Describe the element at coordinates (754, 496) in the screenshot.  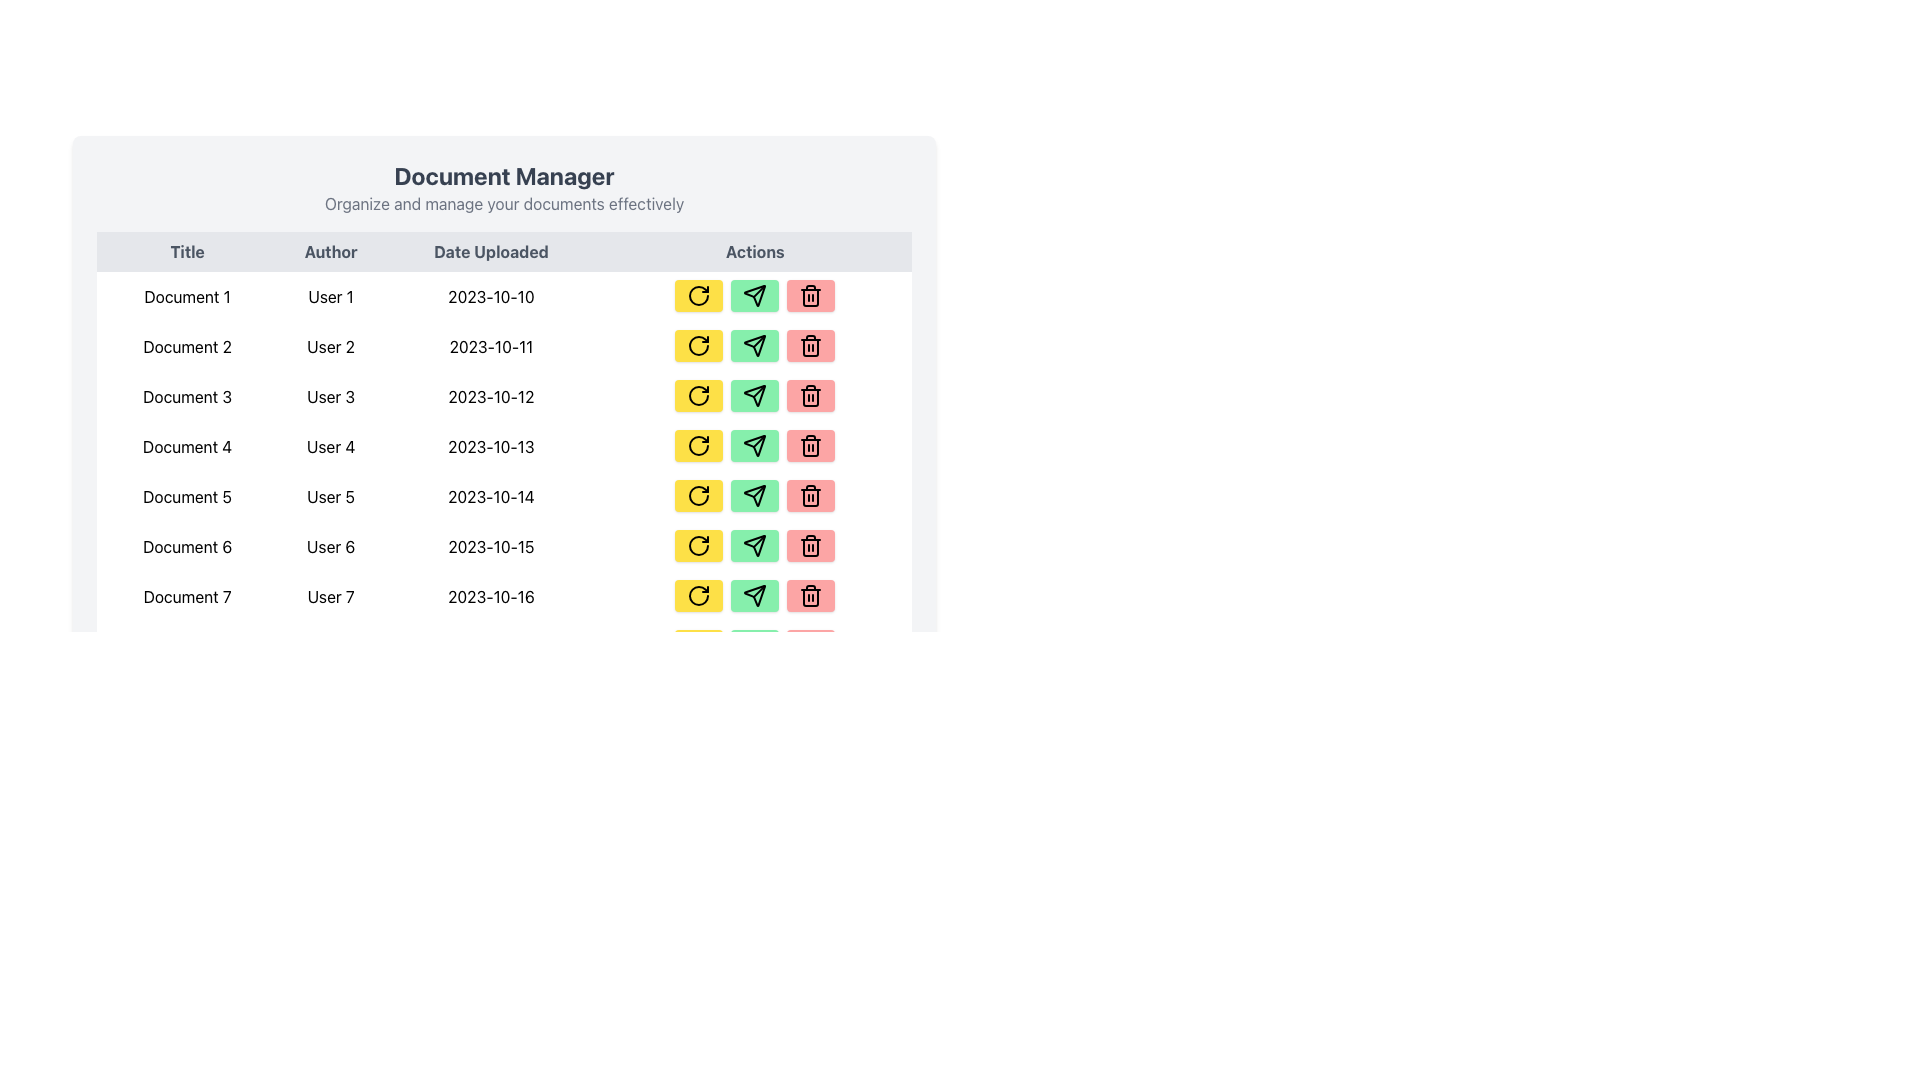
I see `the green rectangular button with a paper plane icon located in the 'Actions' column of the row for 'Document 5' and '2023-10-14'` at that location.